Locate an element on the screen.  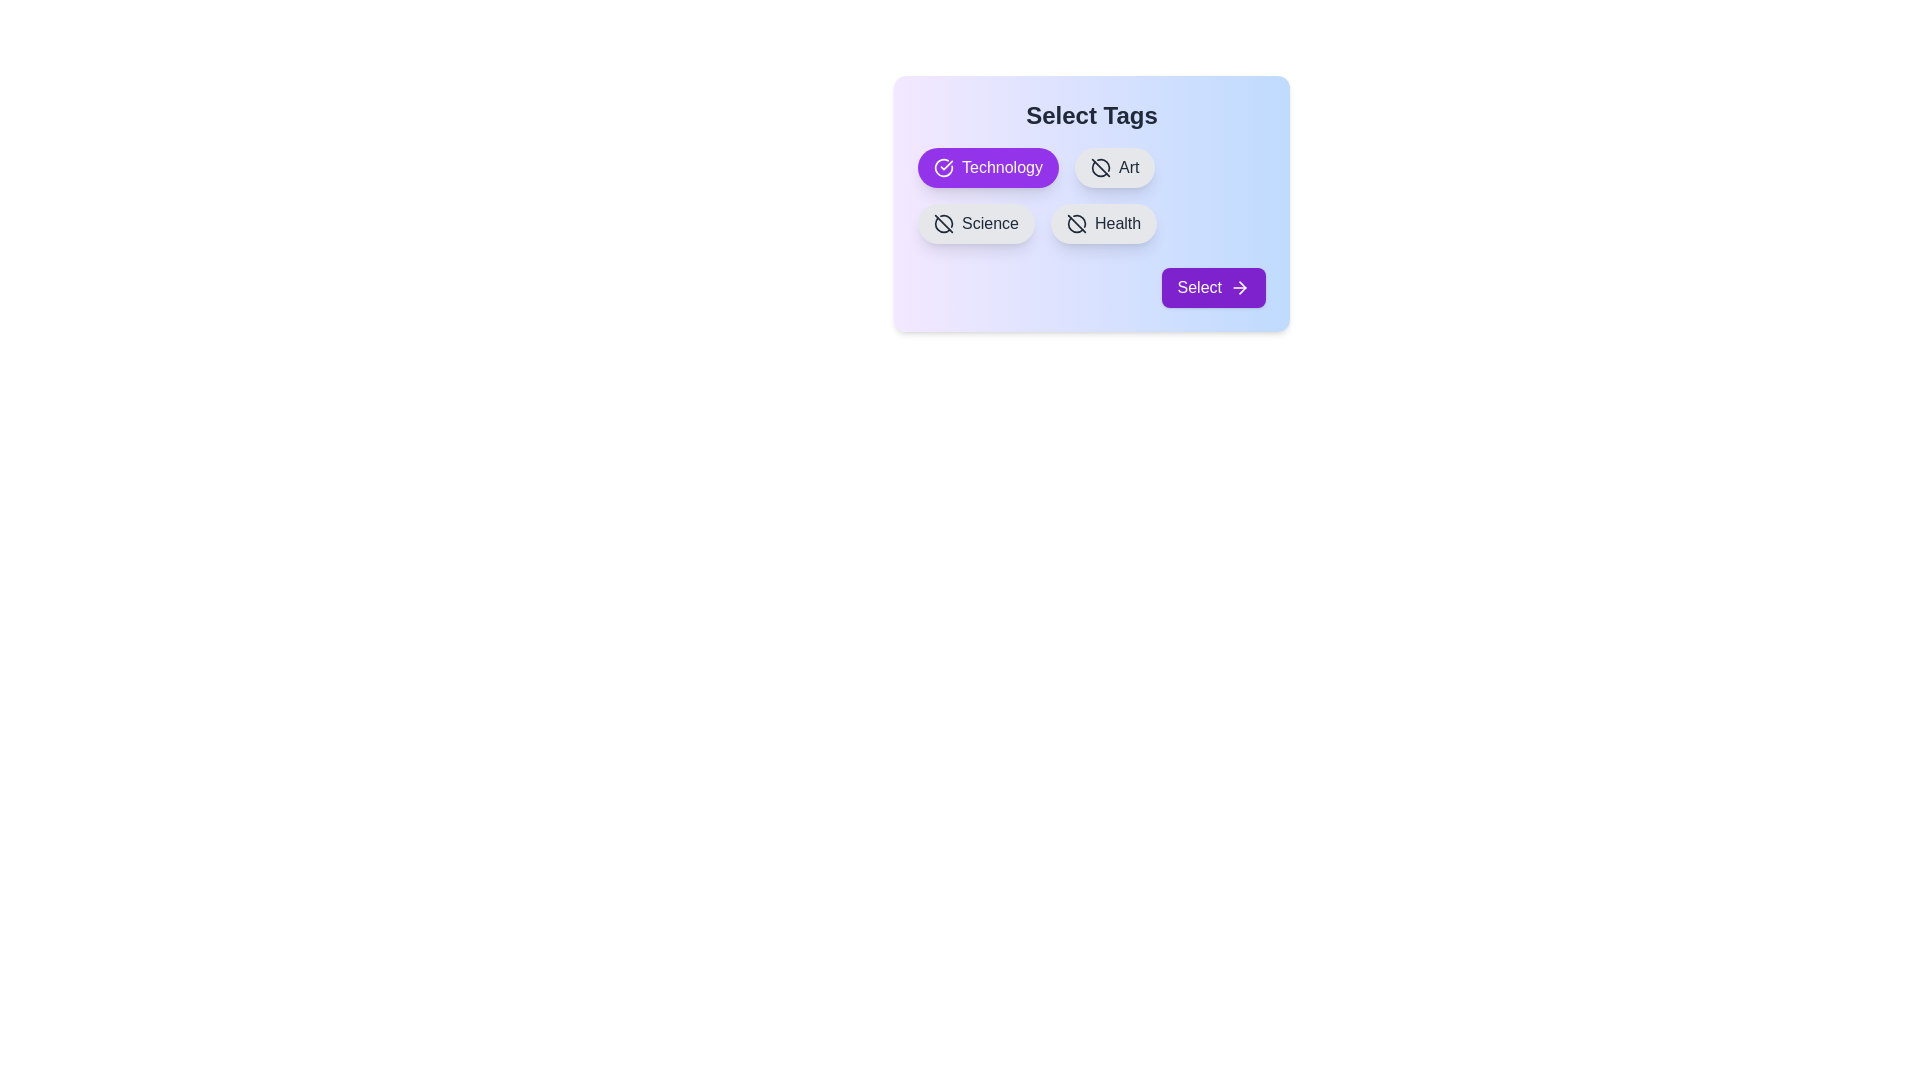
the 'Select' button to confirm the selection of tags is located at coordinates (1212, 288).